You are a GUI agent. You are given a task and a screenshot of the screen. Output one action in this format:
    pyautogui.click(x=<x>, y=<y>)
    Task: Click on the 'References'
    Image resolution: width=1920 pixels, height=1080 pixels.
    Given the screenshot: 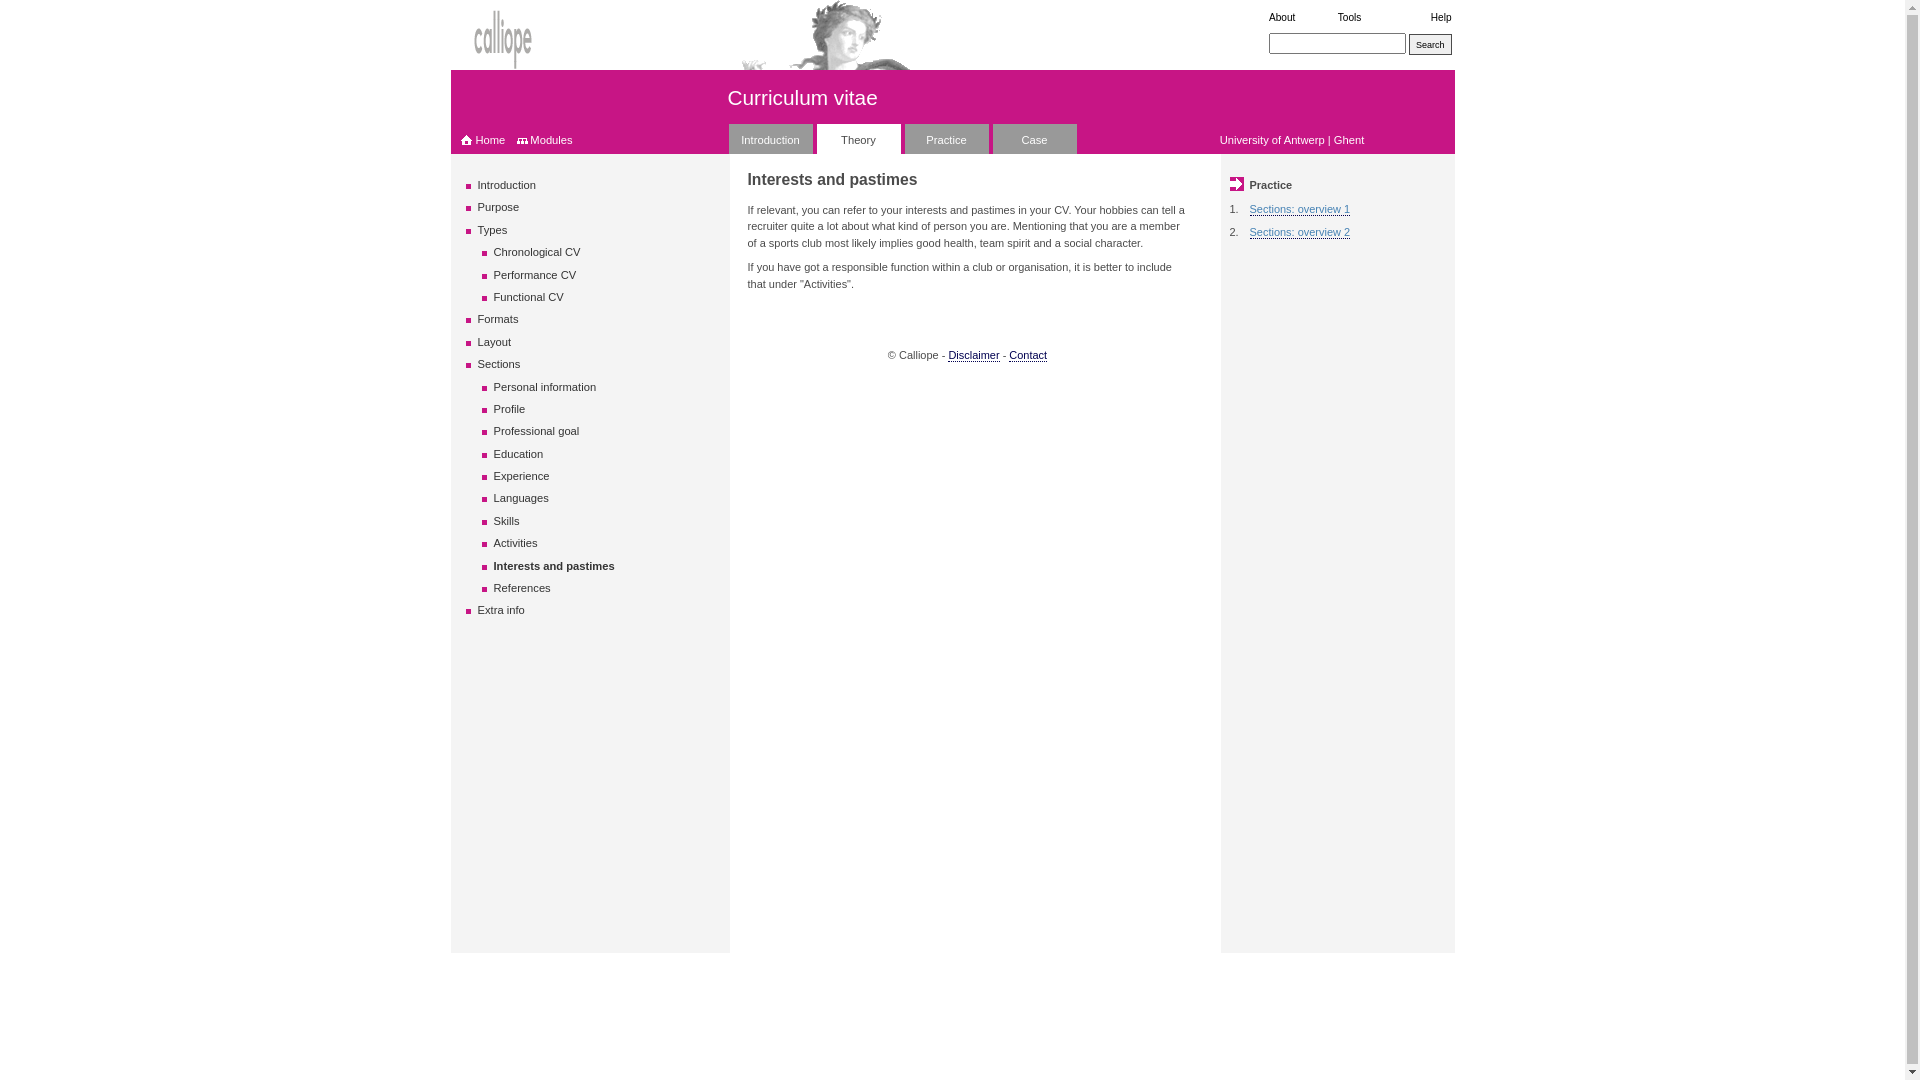 What is the action you would take?
    pyautogui.click(x=522, y=586)
    